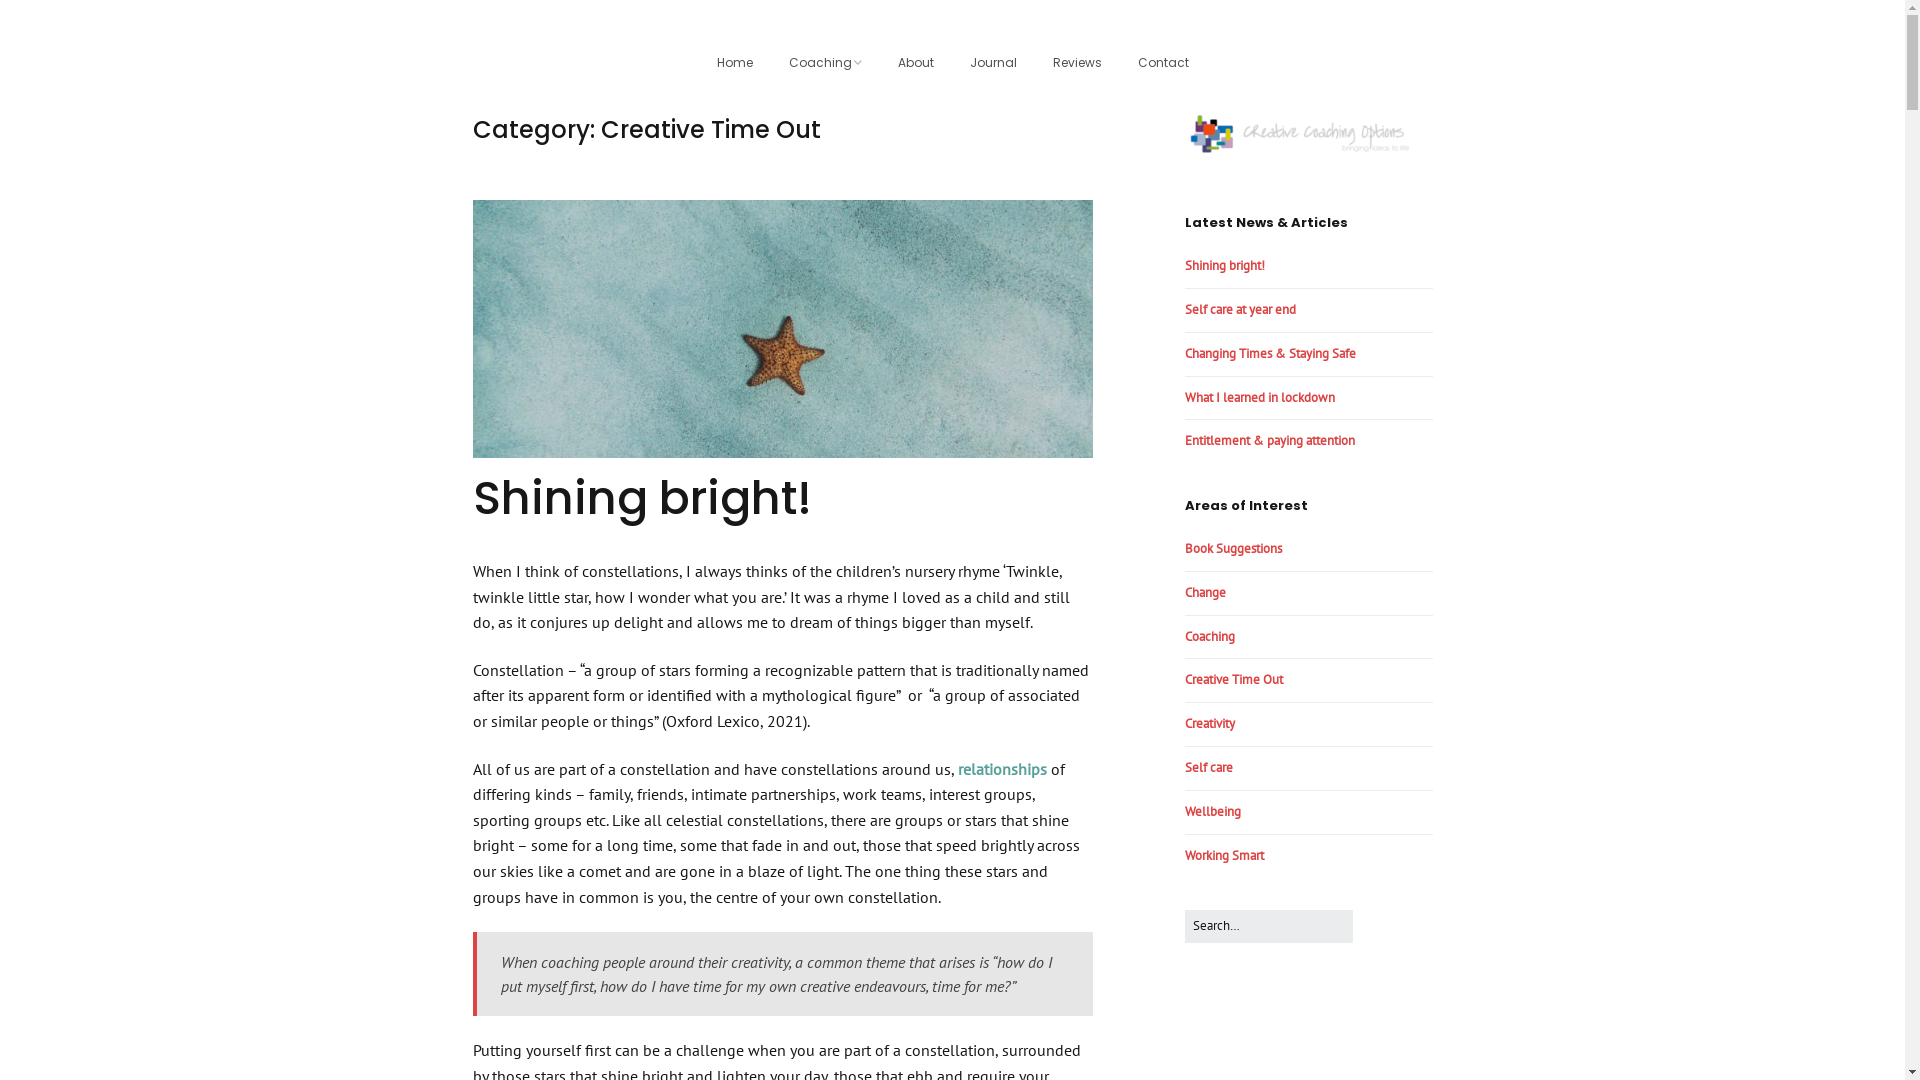  Describe the element at coordinates (1238, 309) in the screenshot. I see `'Self care at year end'` at that location.